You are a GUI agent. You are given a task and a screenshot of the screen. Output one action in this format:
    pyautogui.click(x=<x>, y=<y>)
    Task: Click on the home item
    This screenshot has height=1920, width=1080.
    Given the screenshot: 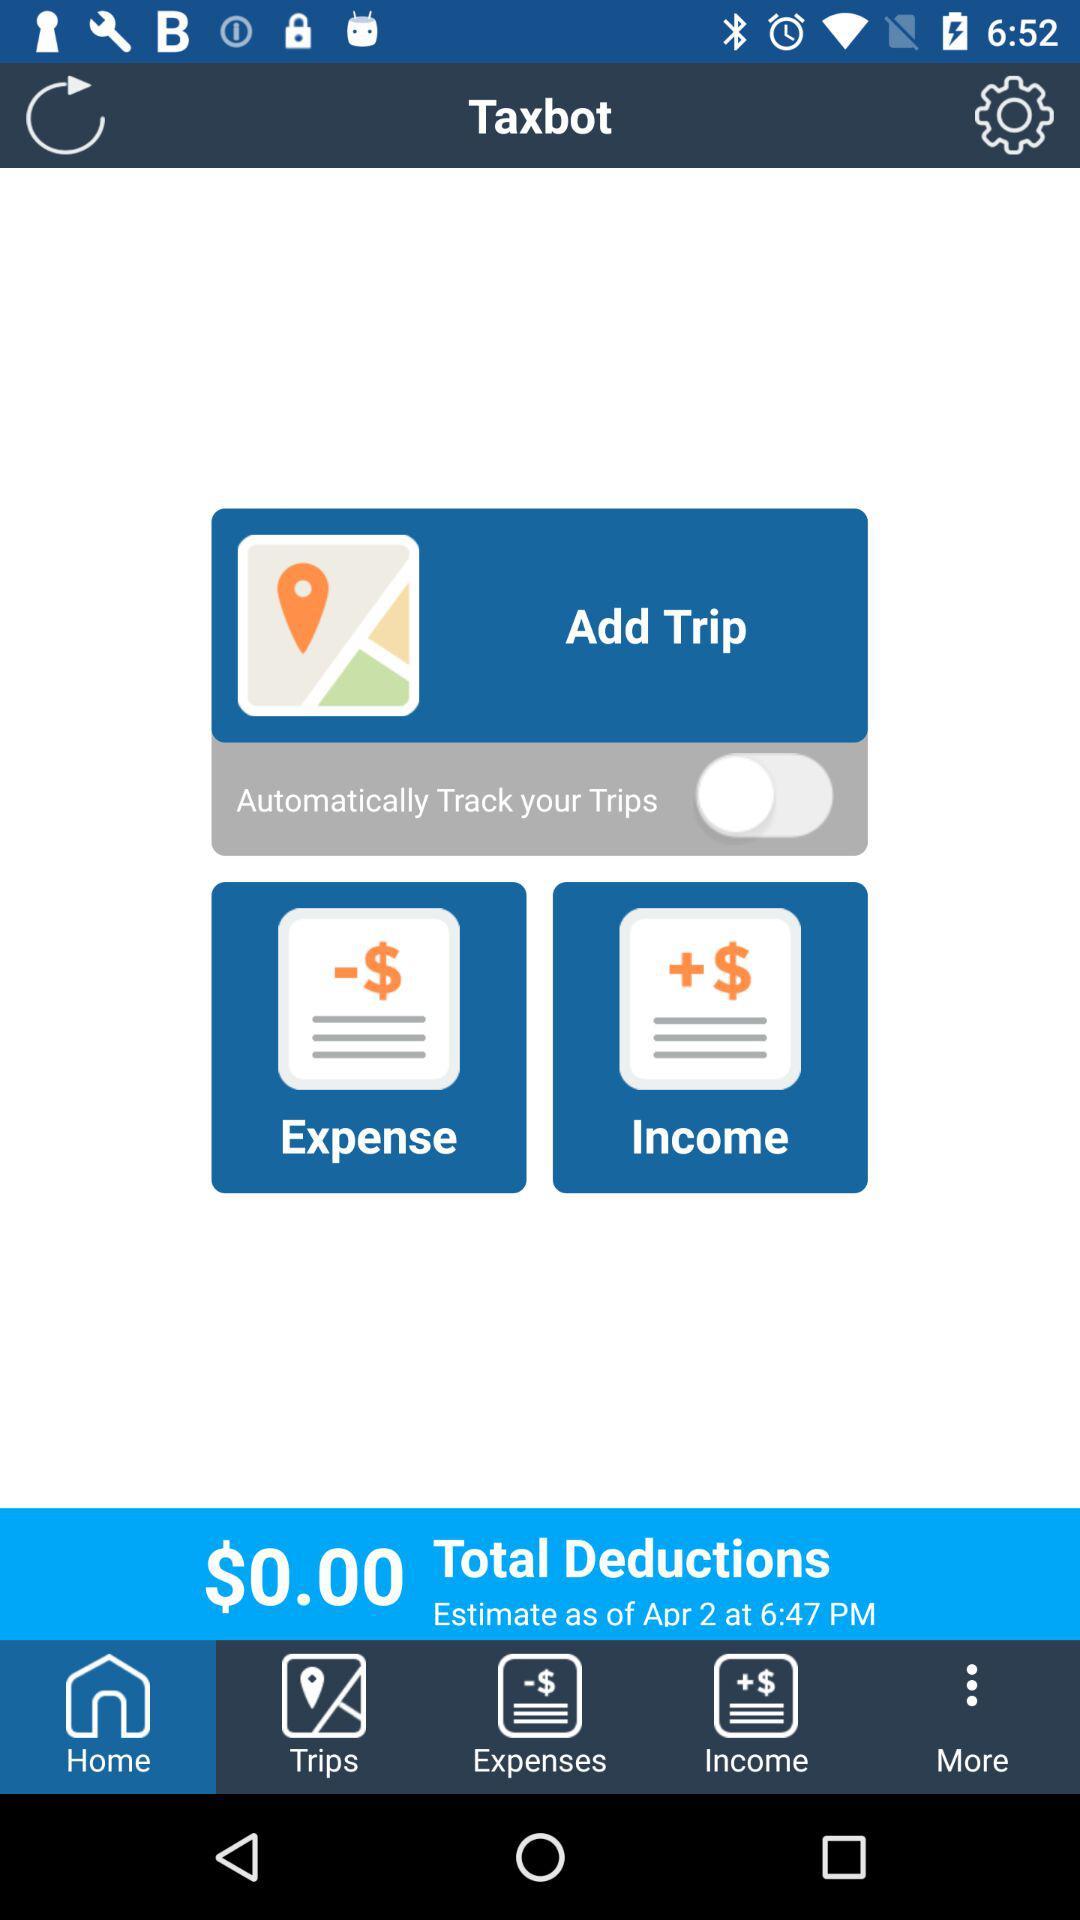 What is the action you would take?
    pyautogui.click(x=108, y=1716)
    